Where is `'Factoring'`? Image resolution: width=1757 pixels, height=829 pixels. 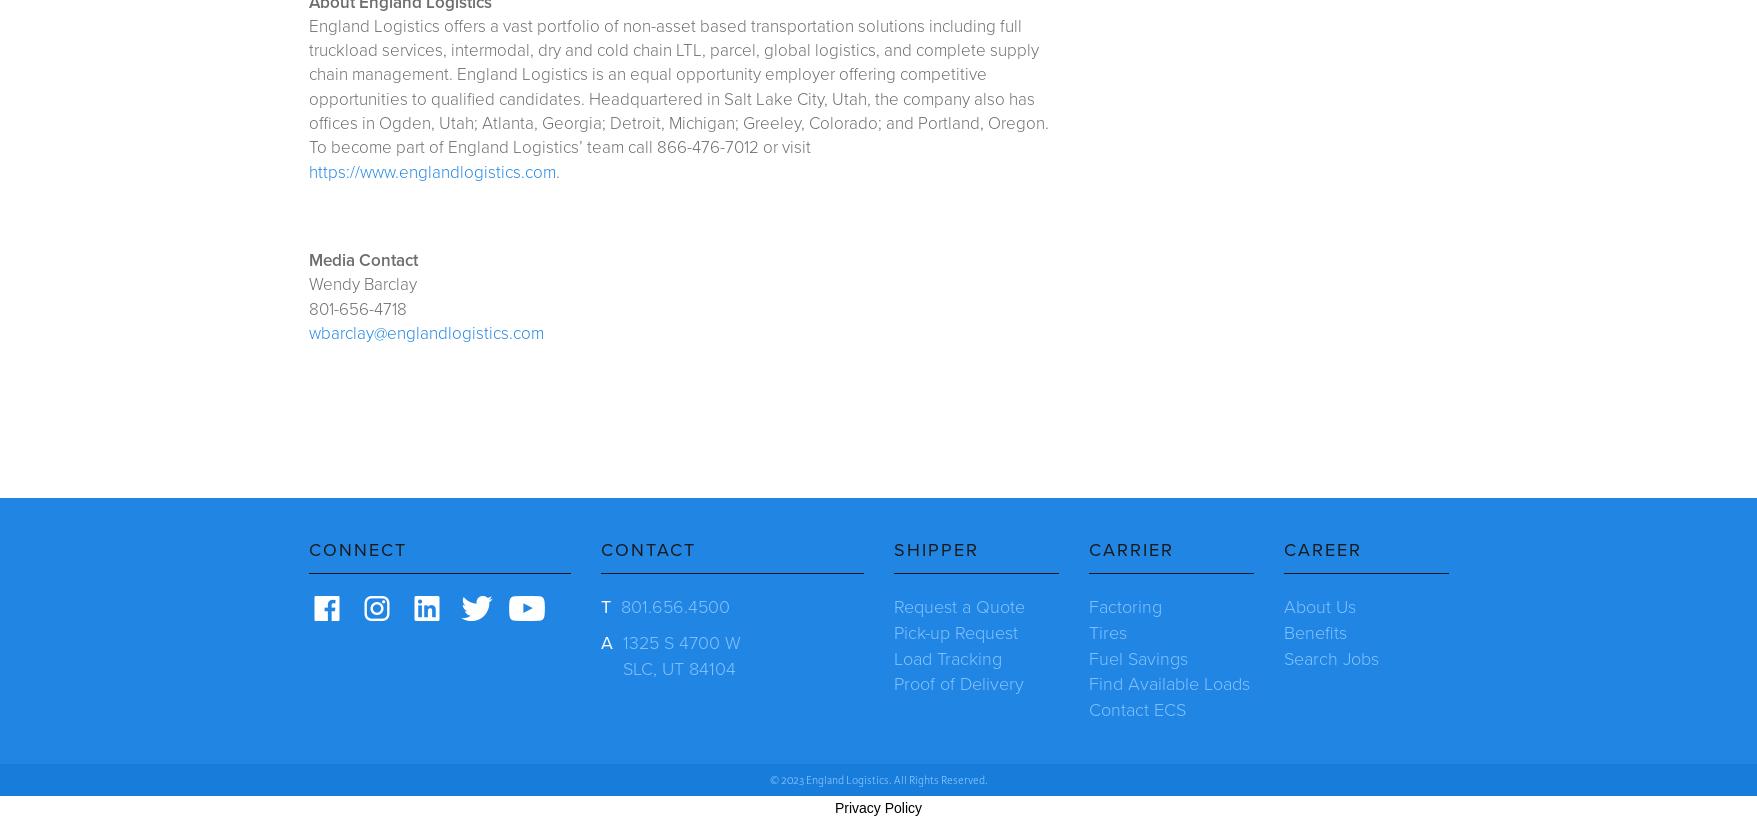 'Factoring' is located at coordinates (1124, 606).